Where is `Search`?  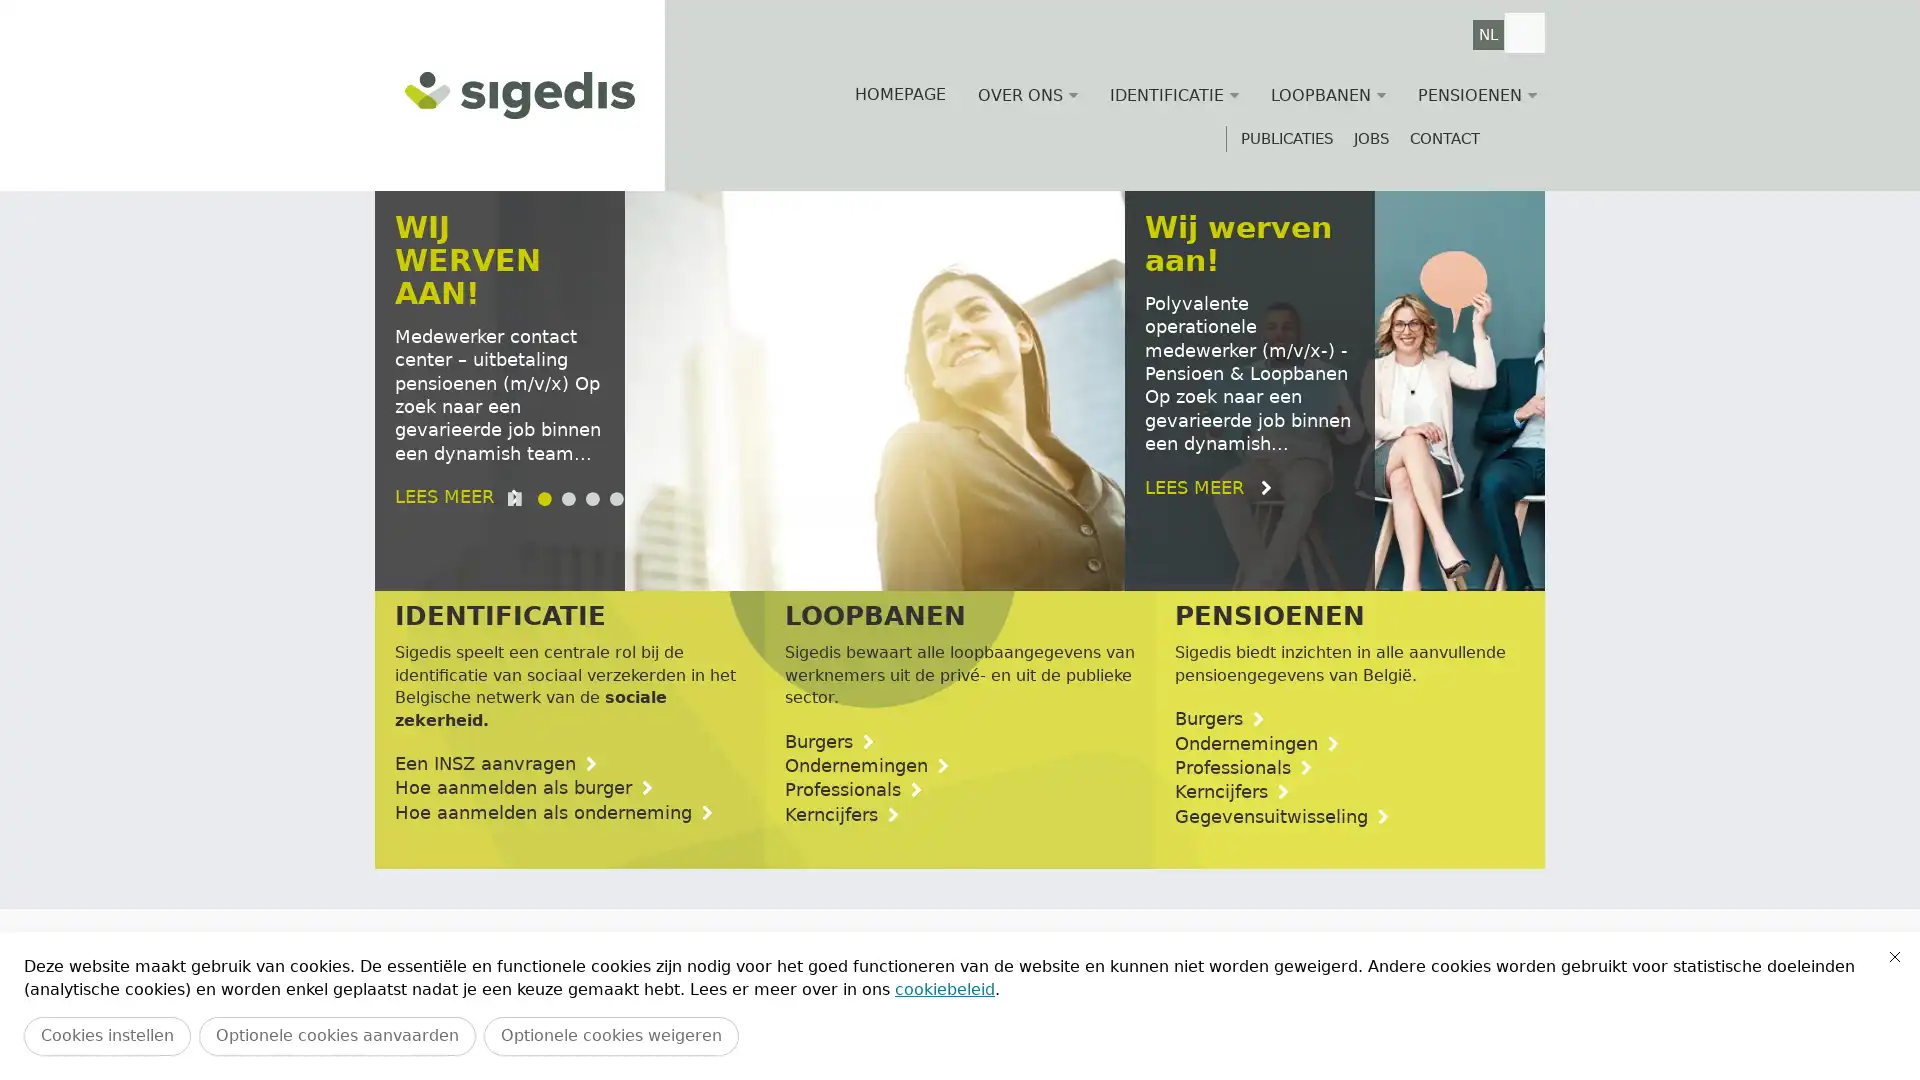
Search is located at coordinates (1524, 33).